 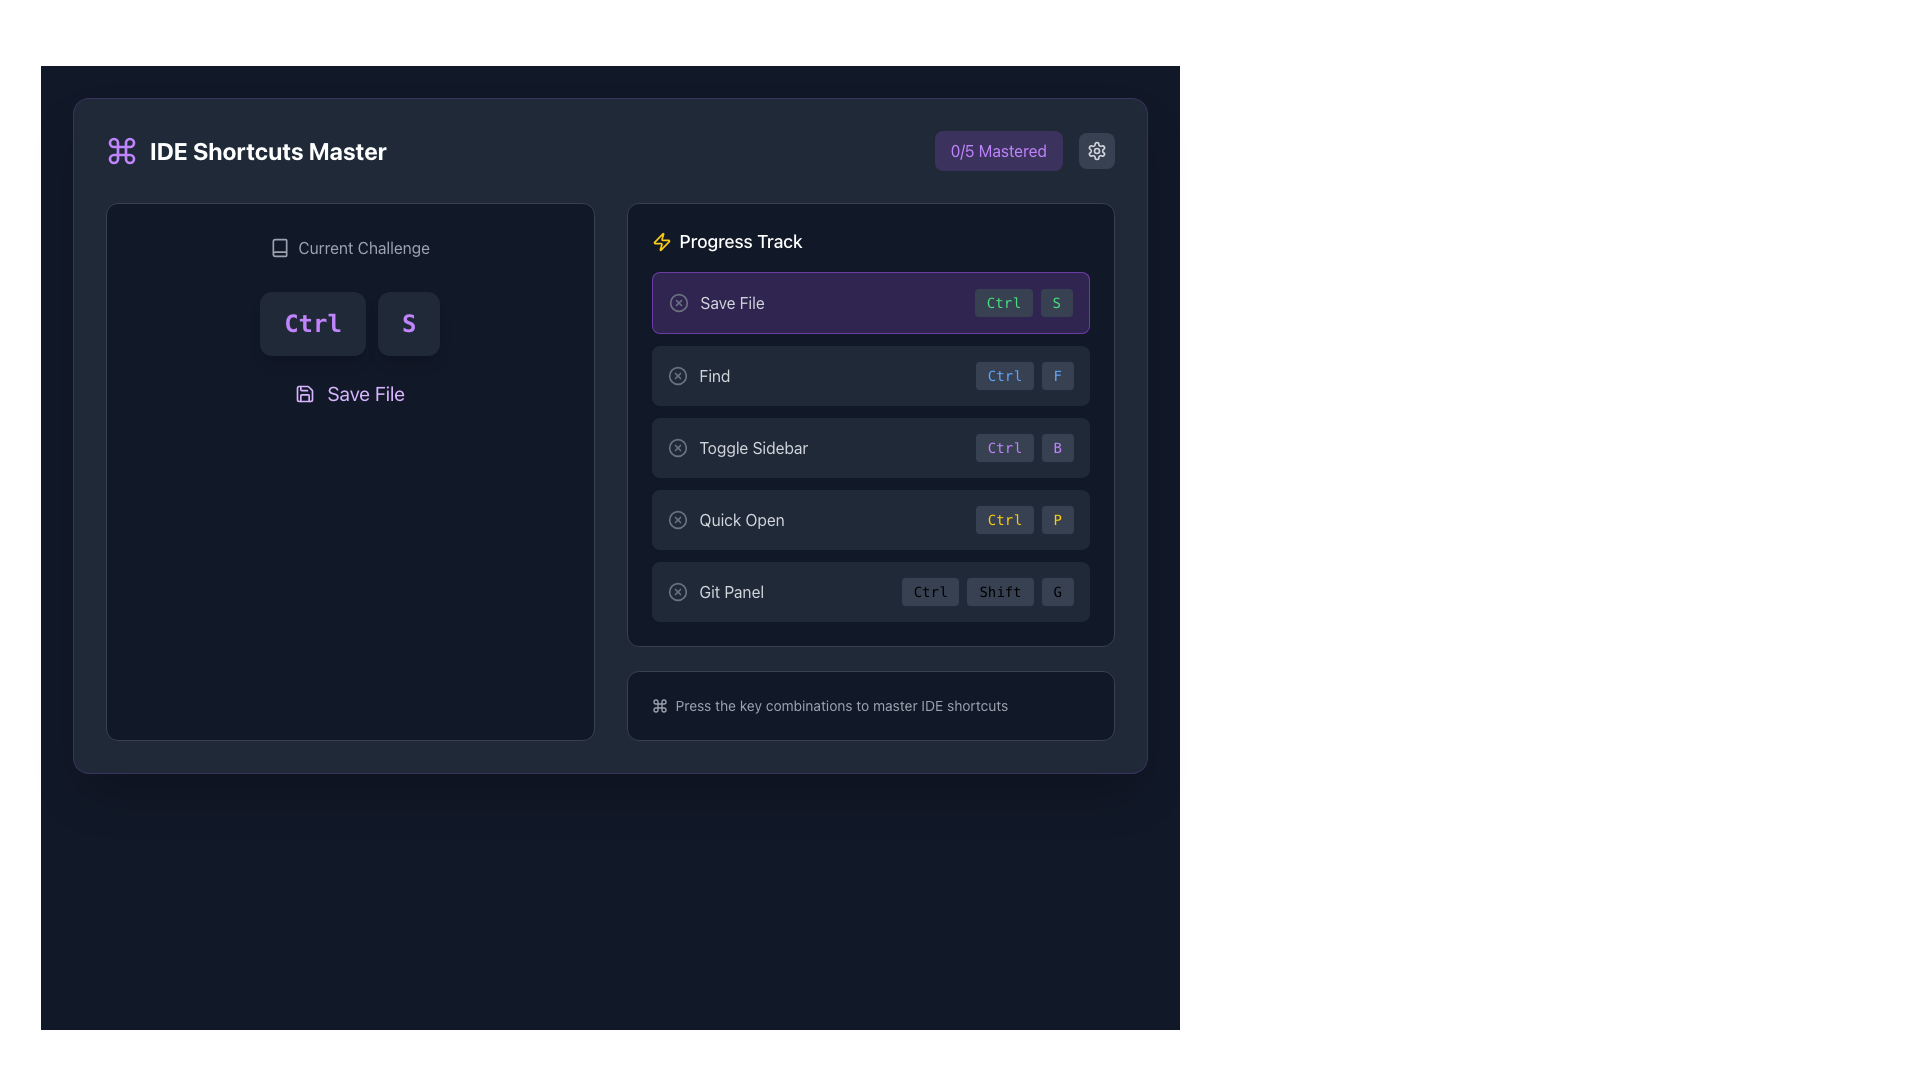 I want to click on the second item in the 'Progress Track' section, which represents the 'Find' action shortcut 'Ctrl F', so click(x=870, y=375).